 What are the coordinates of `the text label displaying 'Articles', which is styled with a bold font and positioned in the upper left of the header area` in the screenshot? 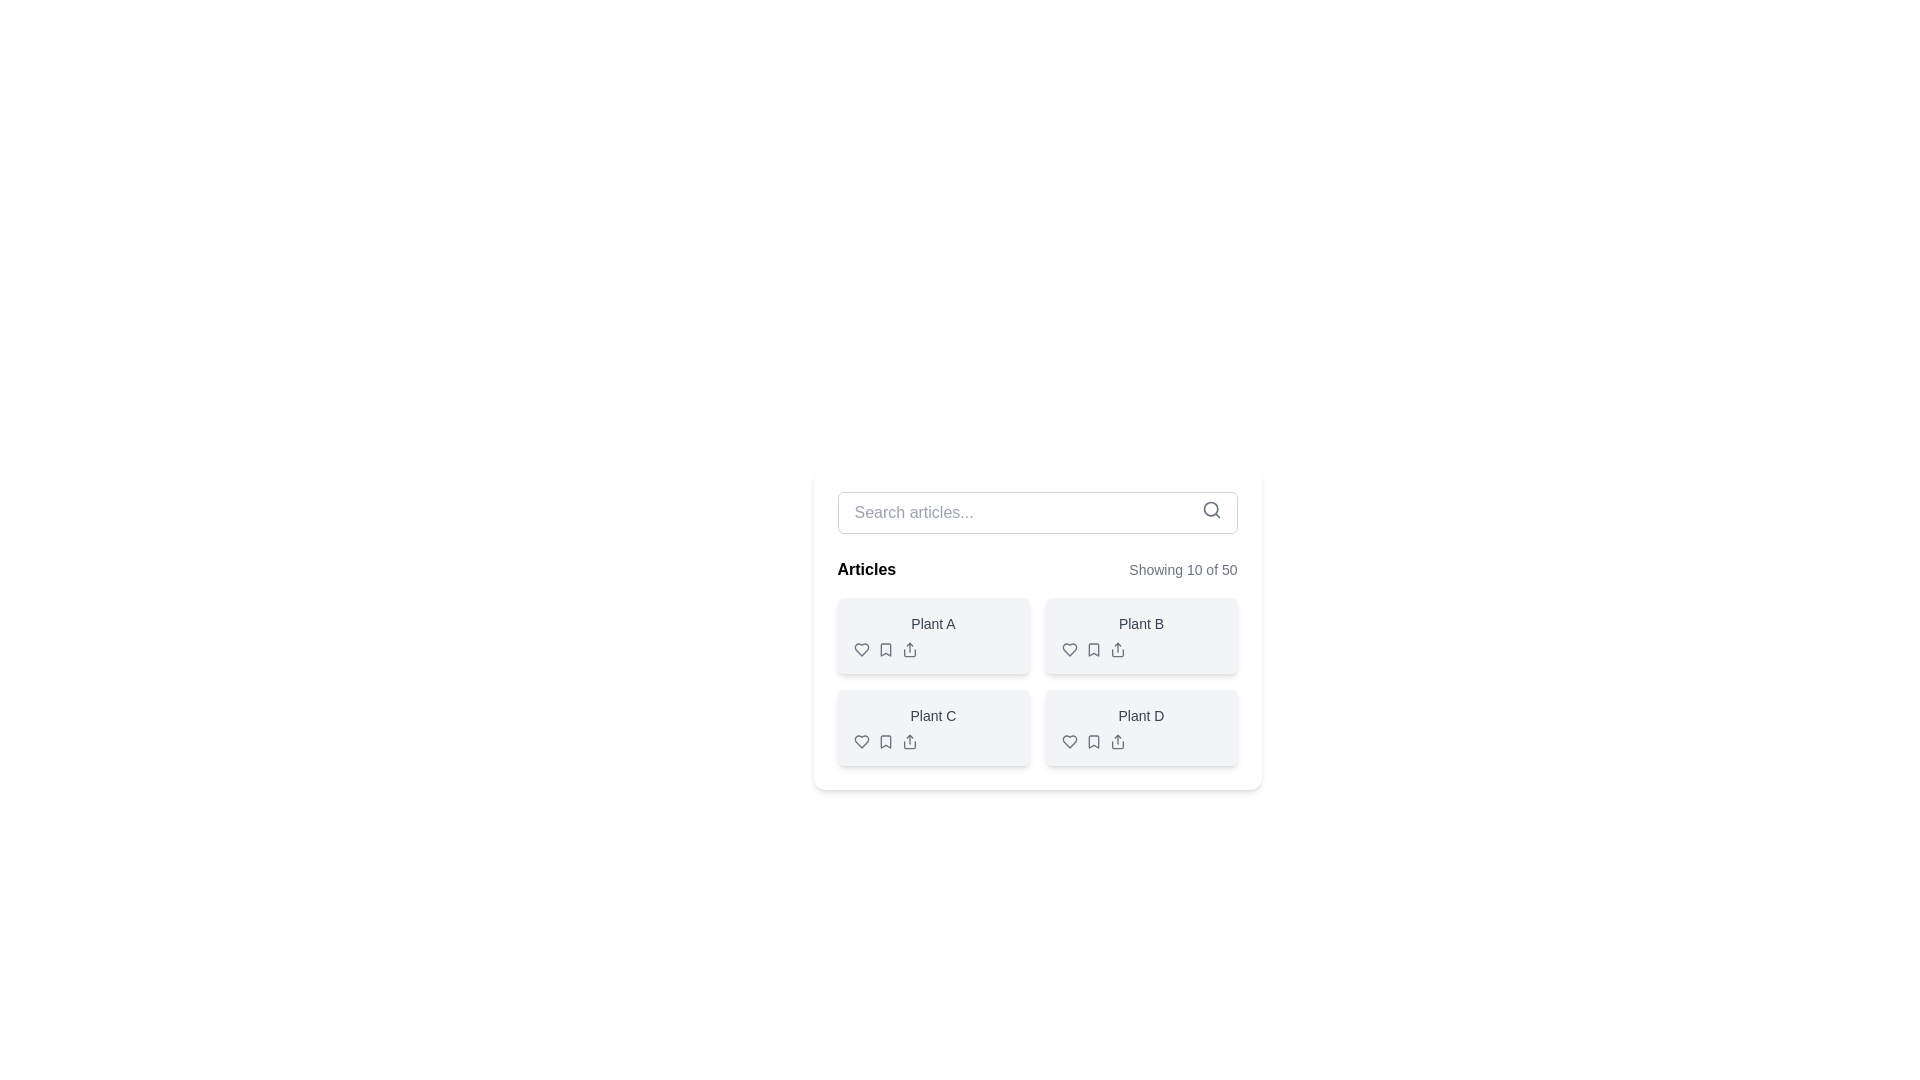 It's located at (866, 570).